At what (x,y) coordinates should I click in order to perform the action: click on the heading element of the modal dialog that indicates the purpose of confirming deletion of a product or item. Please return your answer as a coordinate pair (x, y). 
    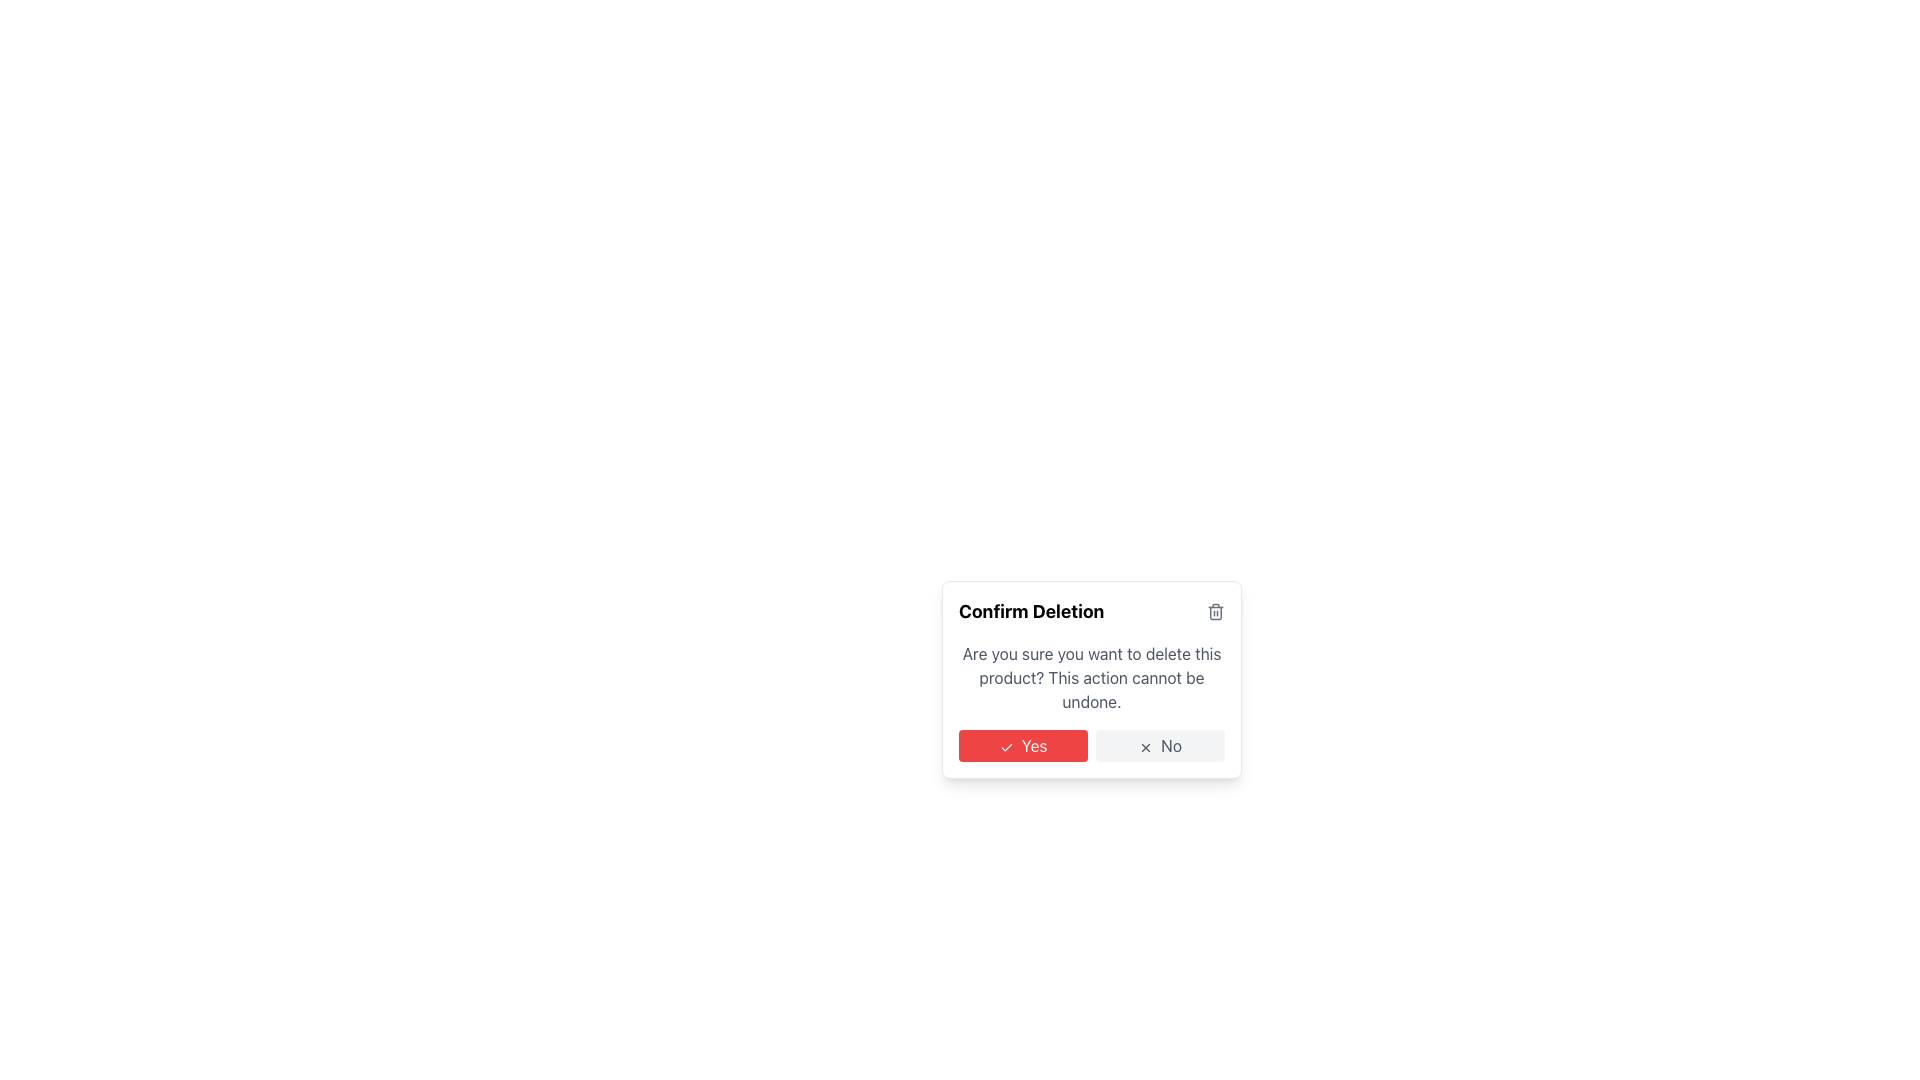
    Looking at the image, I should click on (1090, 611).